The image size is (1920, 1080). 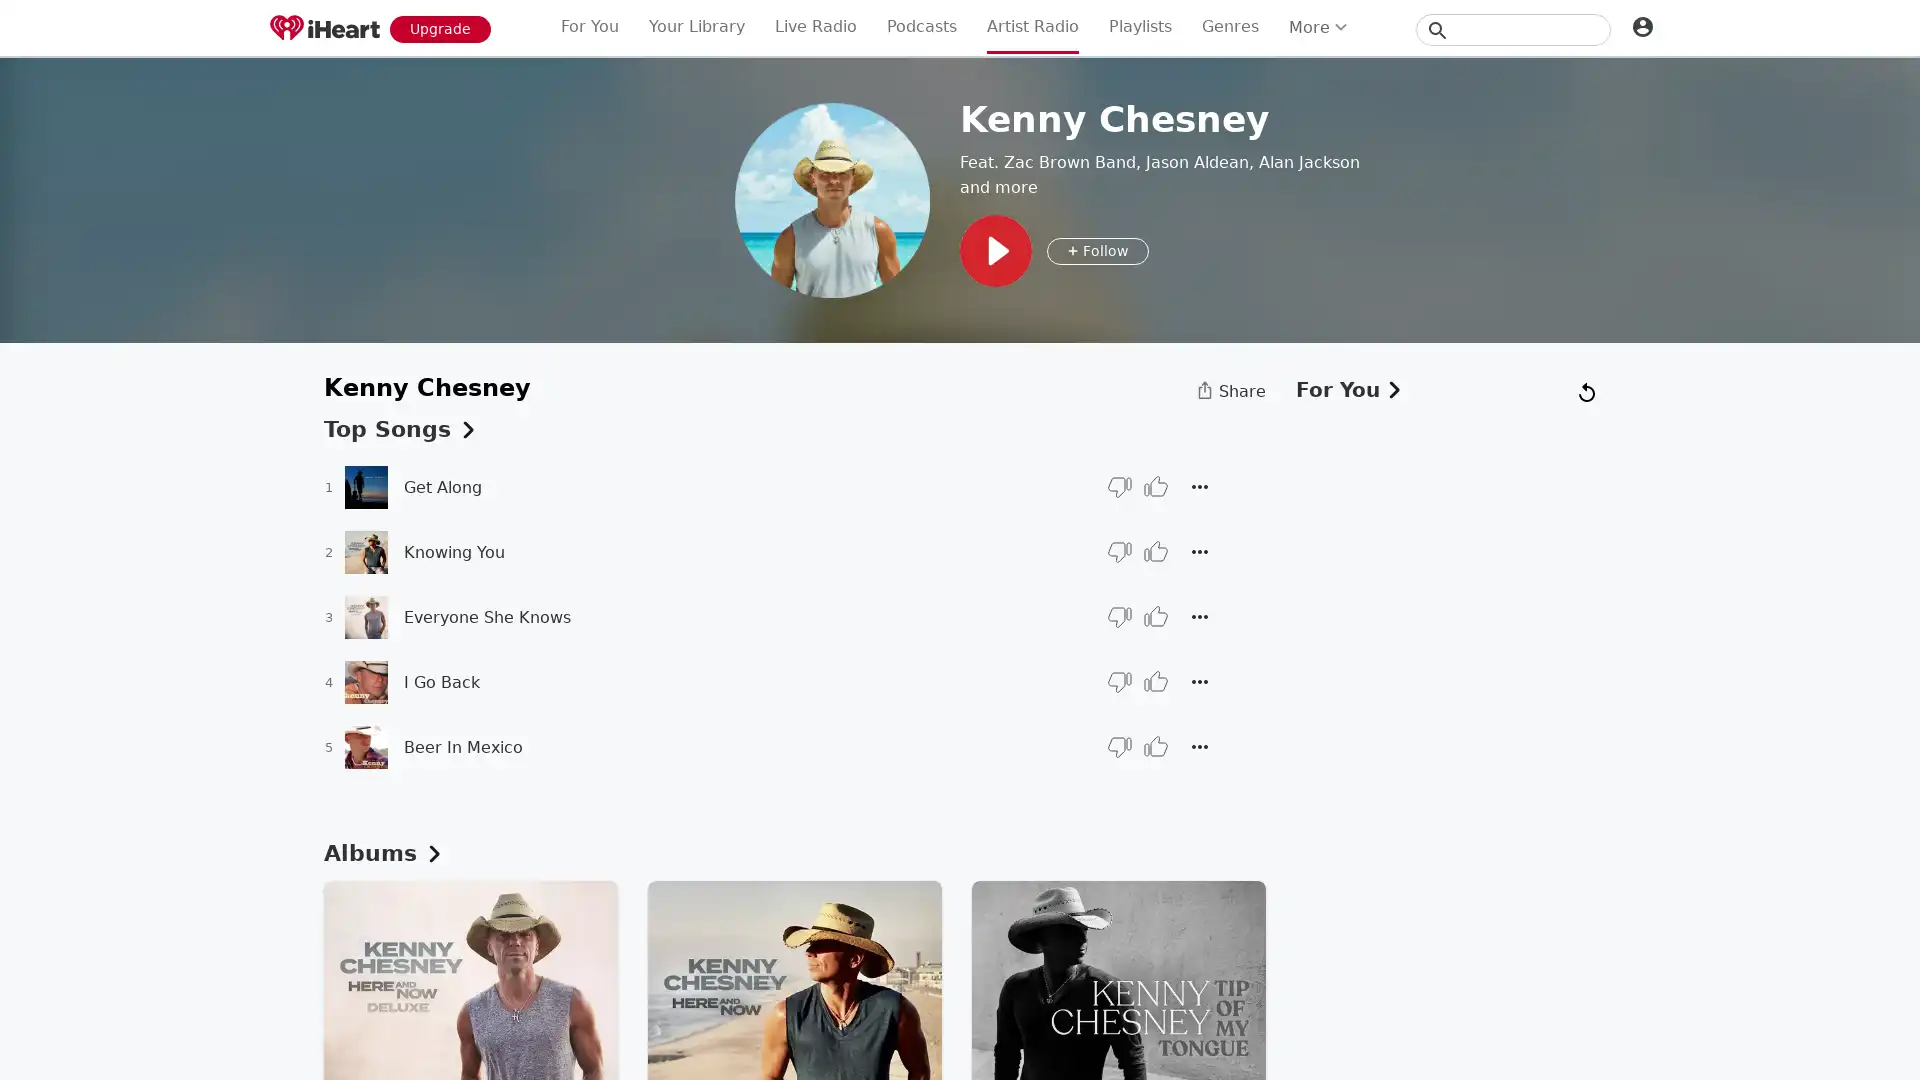 What do you see at coordinates (1156, 486) in the screenshot?
I see `Thumb Up` at bounding box center [1156, 486].